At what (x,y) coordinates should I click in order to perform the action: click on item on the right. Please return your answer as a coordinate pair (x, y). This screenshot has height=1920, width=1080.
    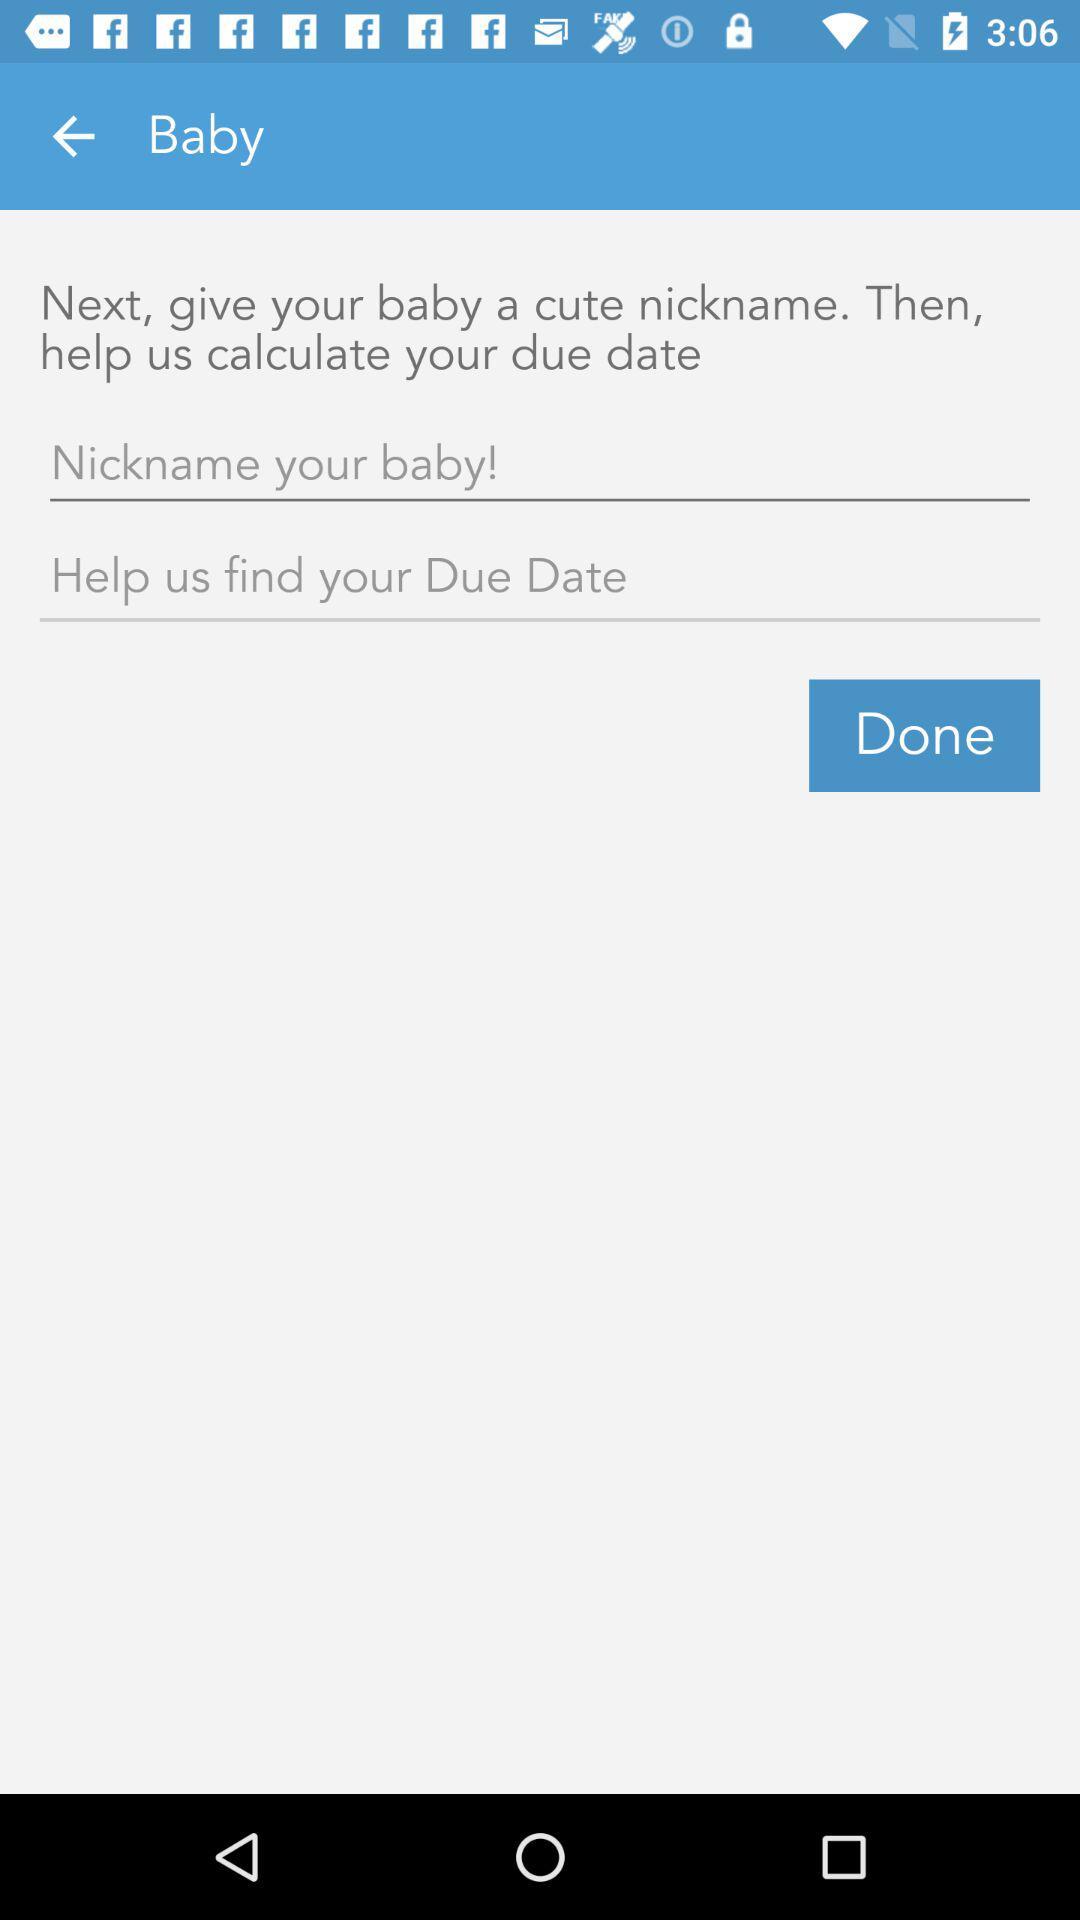
    Looking at the image, I should click on (924, 734).